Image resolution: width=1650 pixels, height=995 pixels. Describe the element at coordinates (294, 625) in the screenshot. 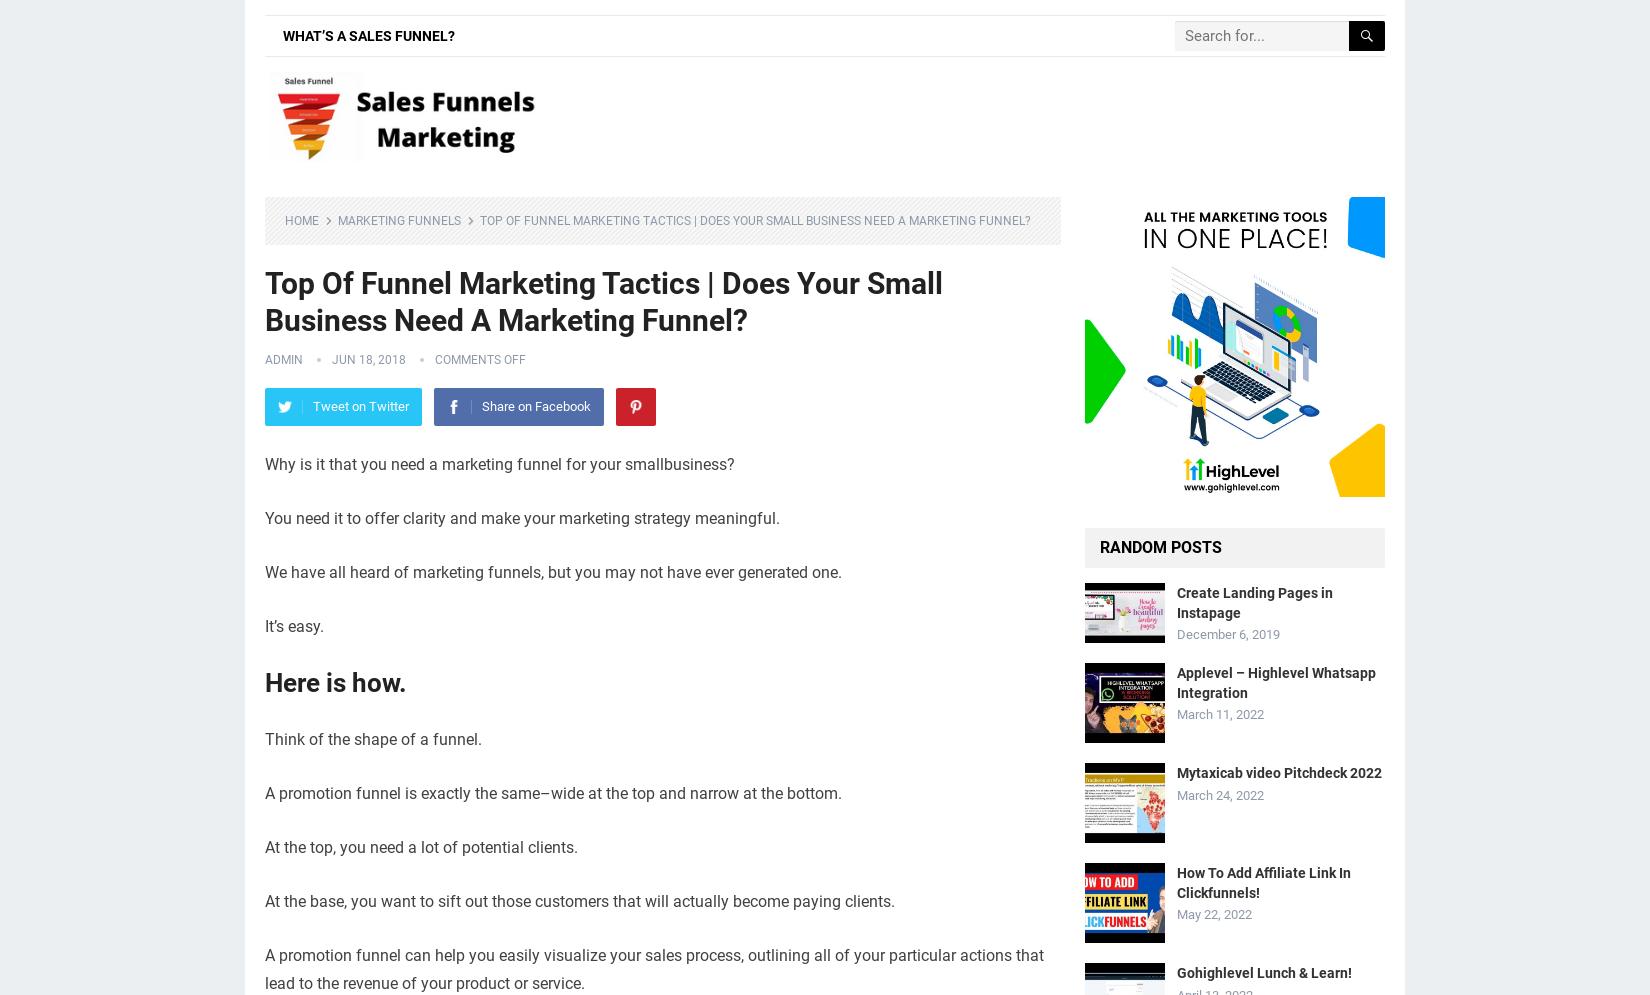

I see `'It’s easy.'` at that location.